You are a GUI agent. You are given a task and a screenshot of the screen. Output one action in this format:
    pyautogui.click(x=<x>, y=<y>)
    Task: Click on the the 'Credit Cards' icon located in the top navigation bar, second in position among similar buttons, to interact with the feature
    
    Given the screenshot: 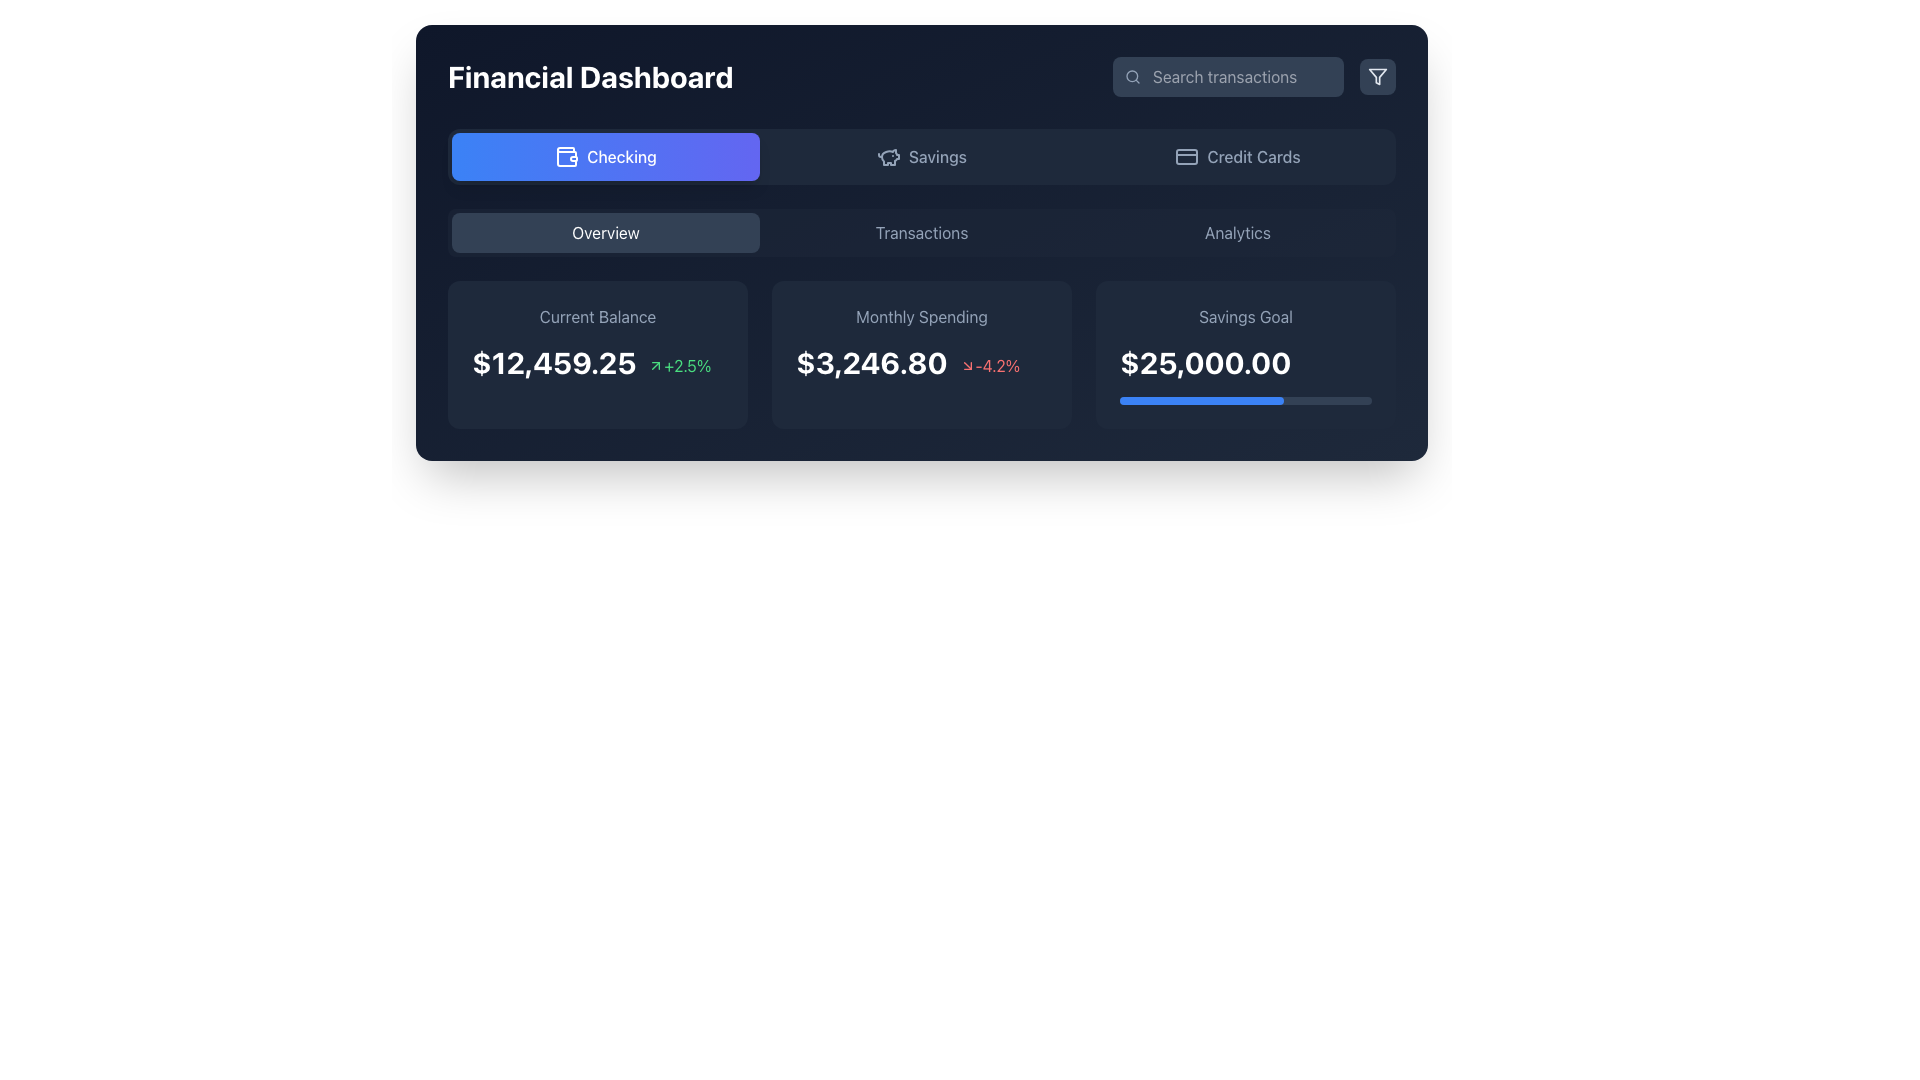 What is the action you would take?
    pyautogui.click(x=1187, y=156)
    